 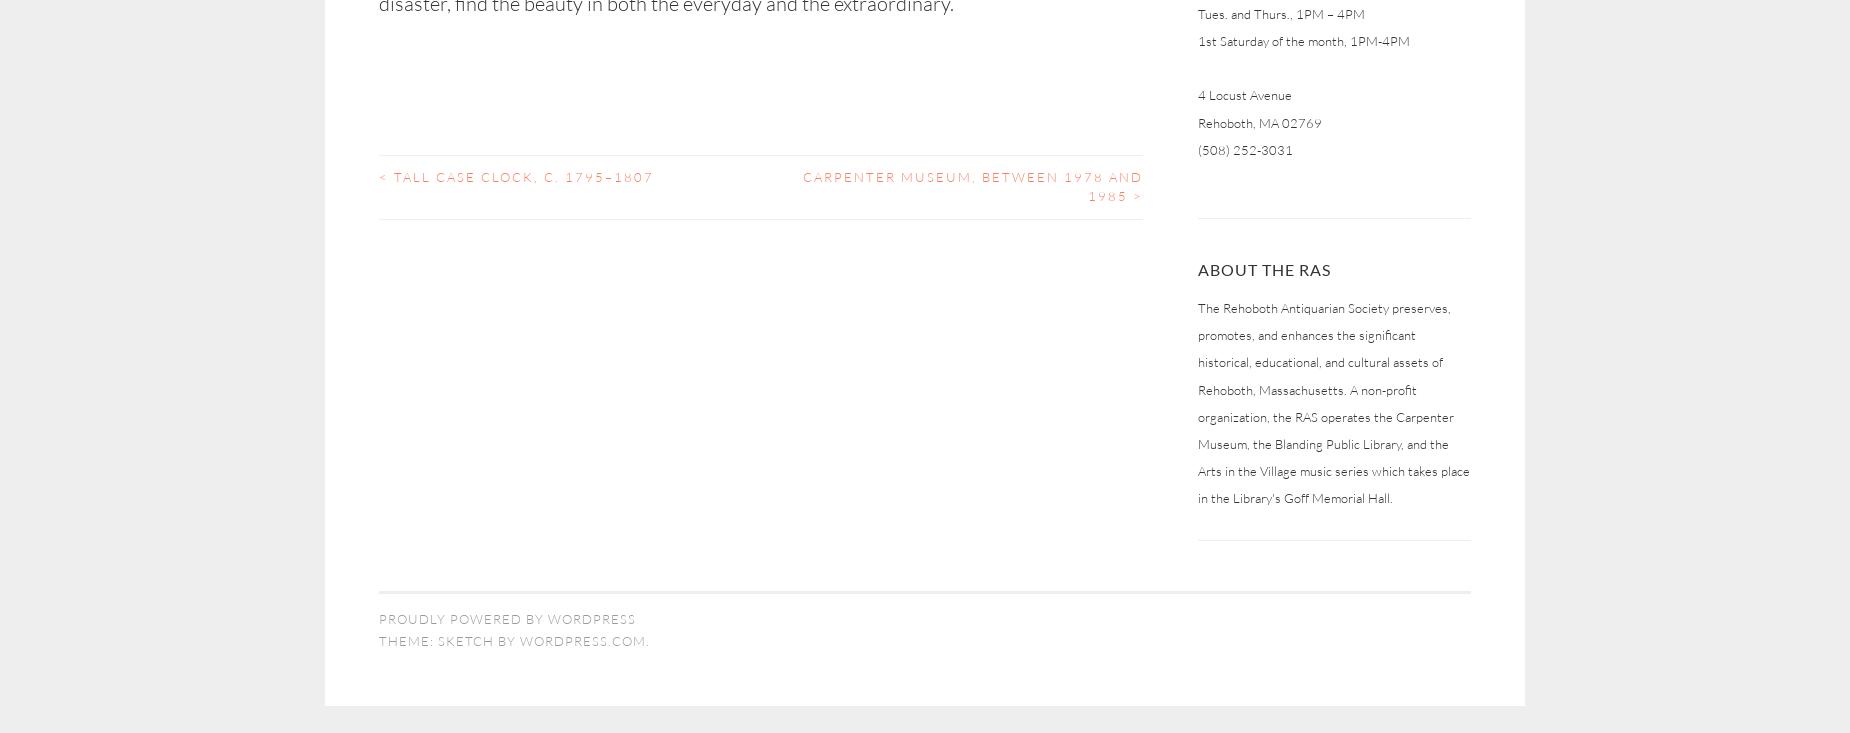 What do you see at coordinates (448, 638) in the screenshot?
I see `'Theme: Sketch by'` at bounding box center [448, 638].